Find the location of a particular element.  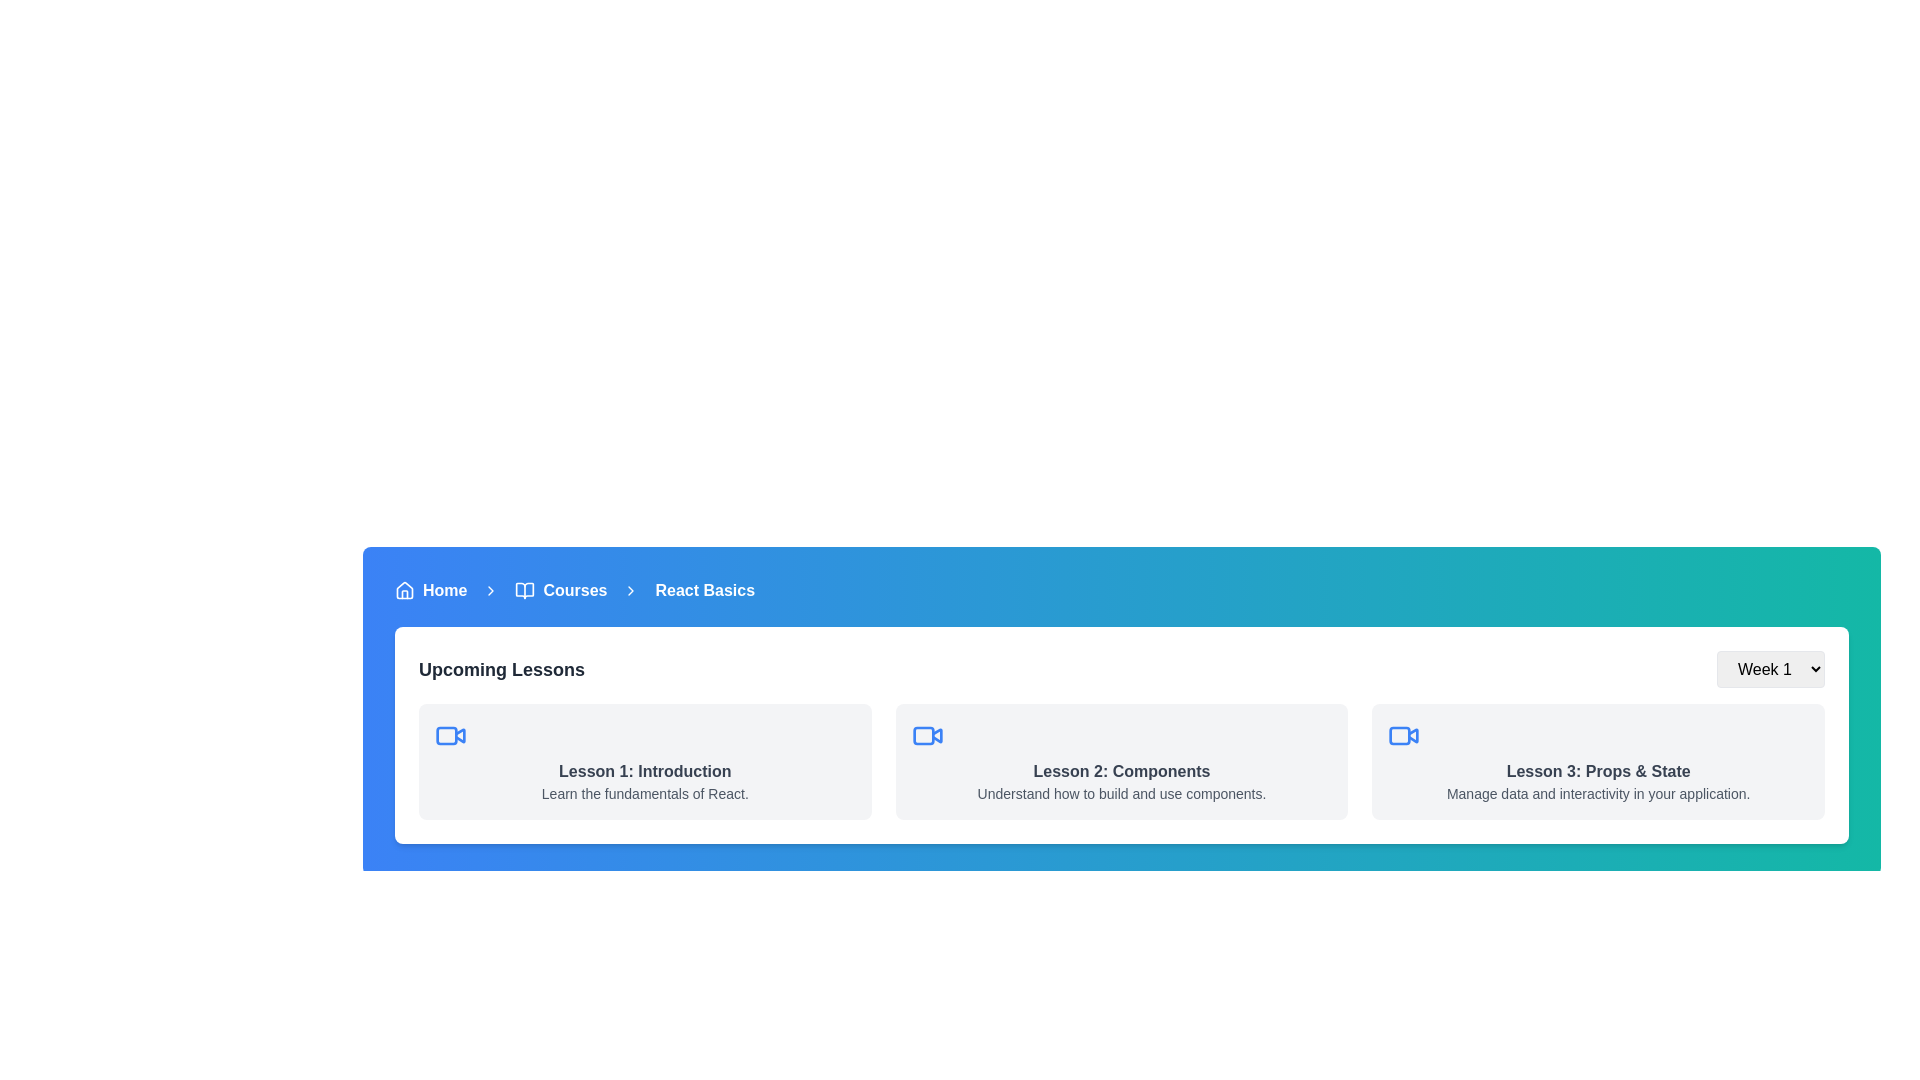

the multimedia icon located at the upper-left corner of 'Lesson 1: Introduction' block, indicating the presence of video content is located at coordinates (450, 736).